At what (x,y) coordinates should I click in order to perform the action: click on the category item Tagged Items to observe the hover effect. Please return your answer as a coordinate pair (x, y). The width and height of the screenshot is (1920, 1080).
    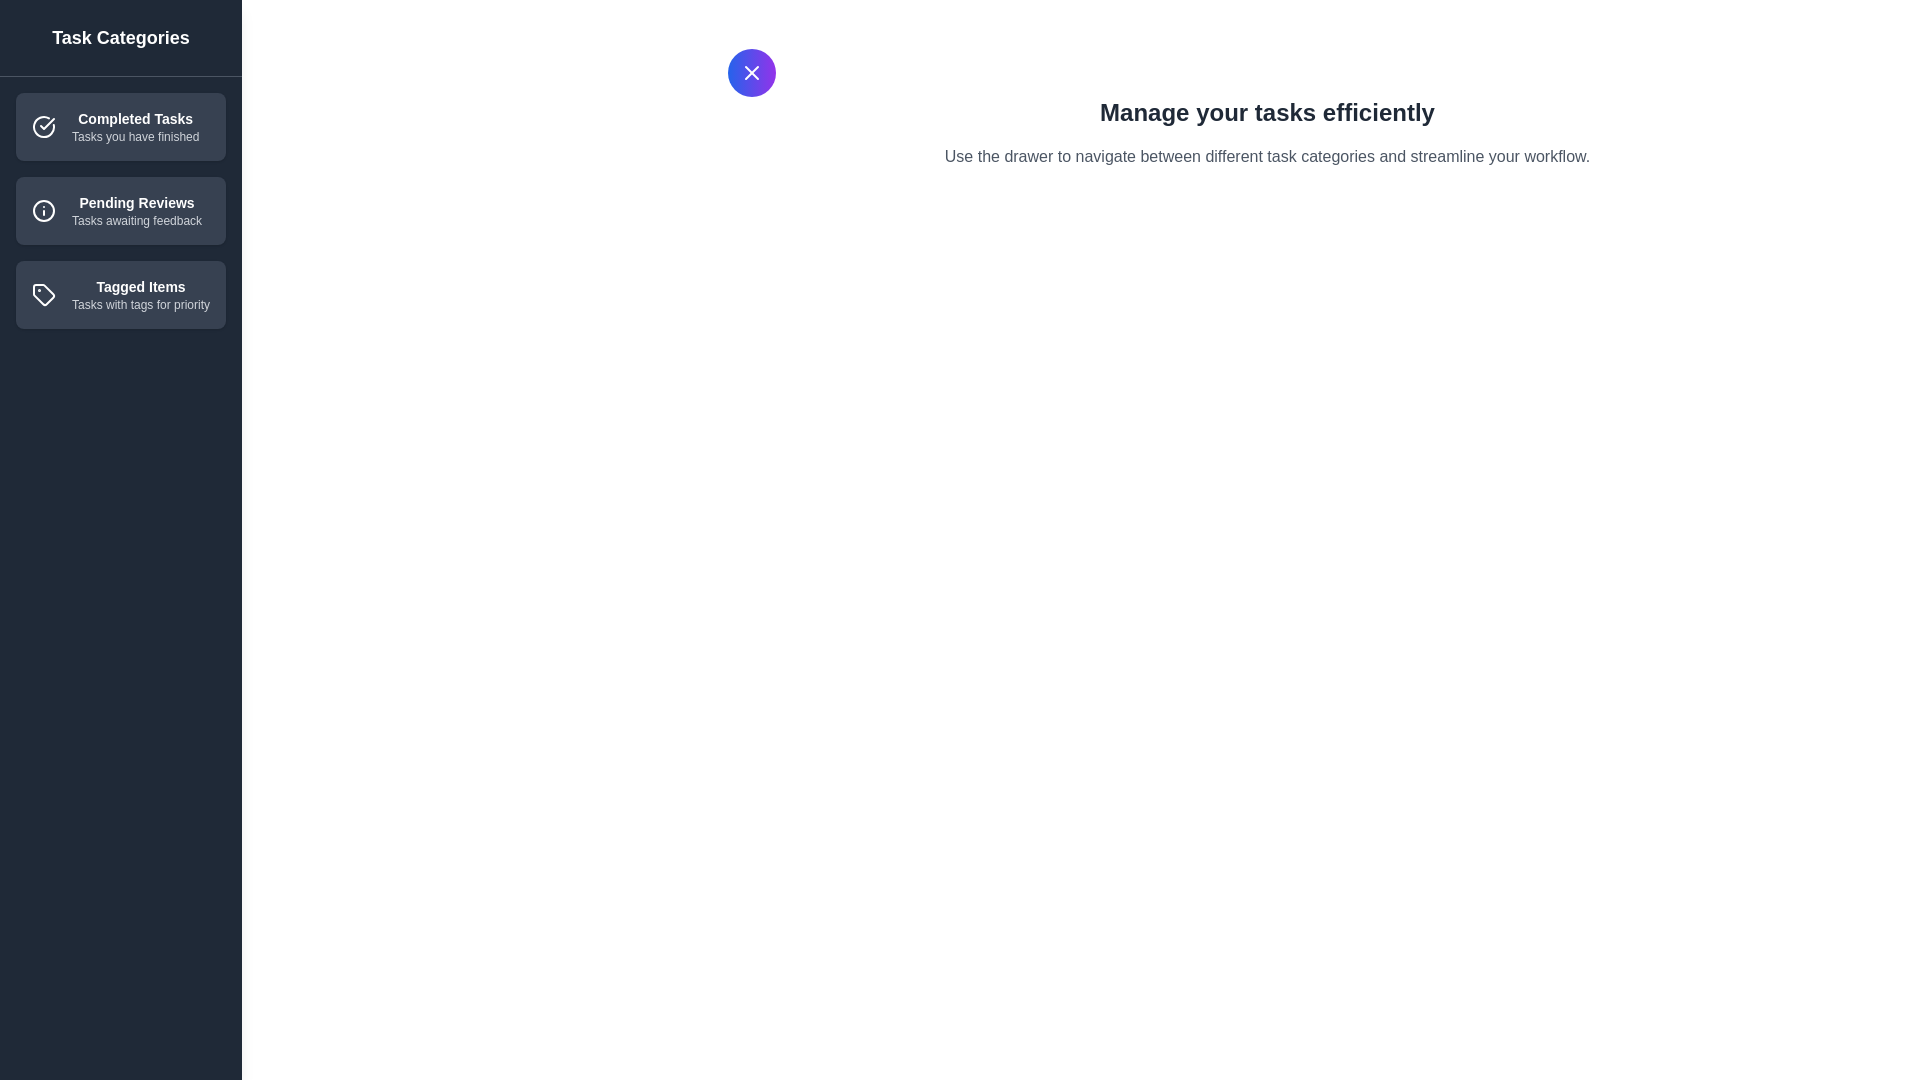
    Looking at the image, I should click on (119, 294).